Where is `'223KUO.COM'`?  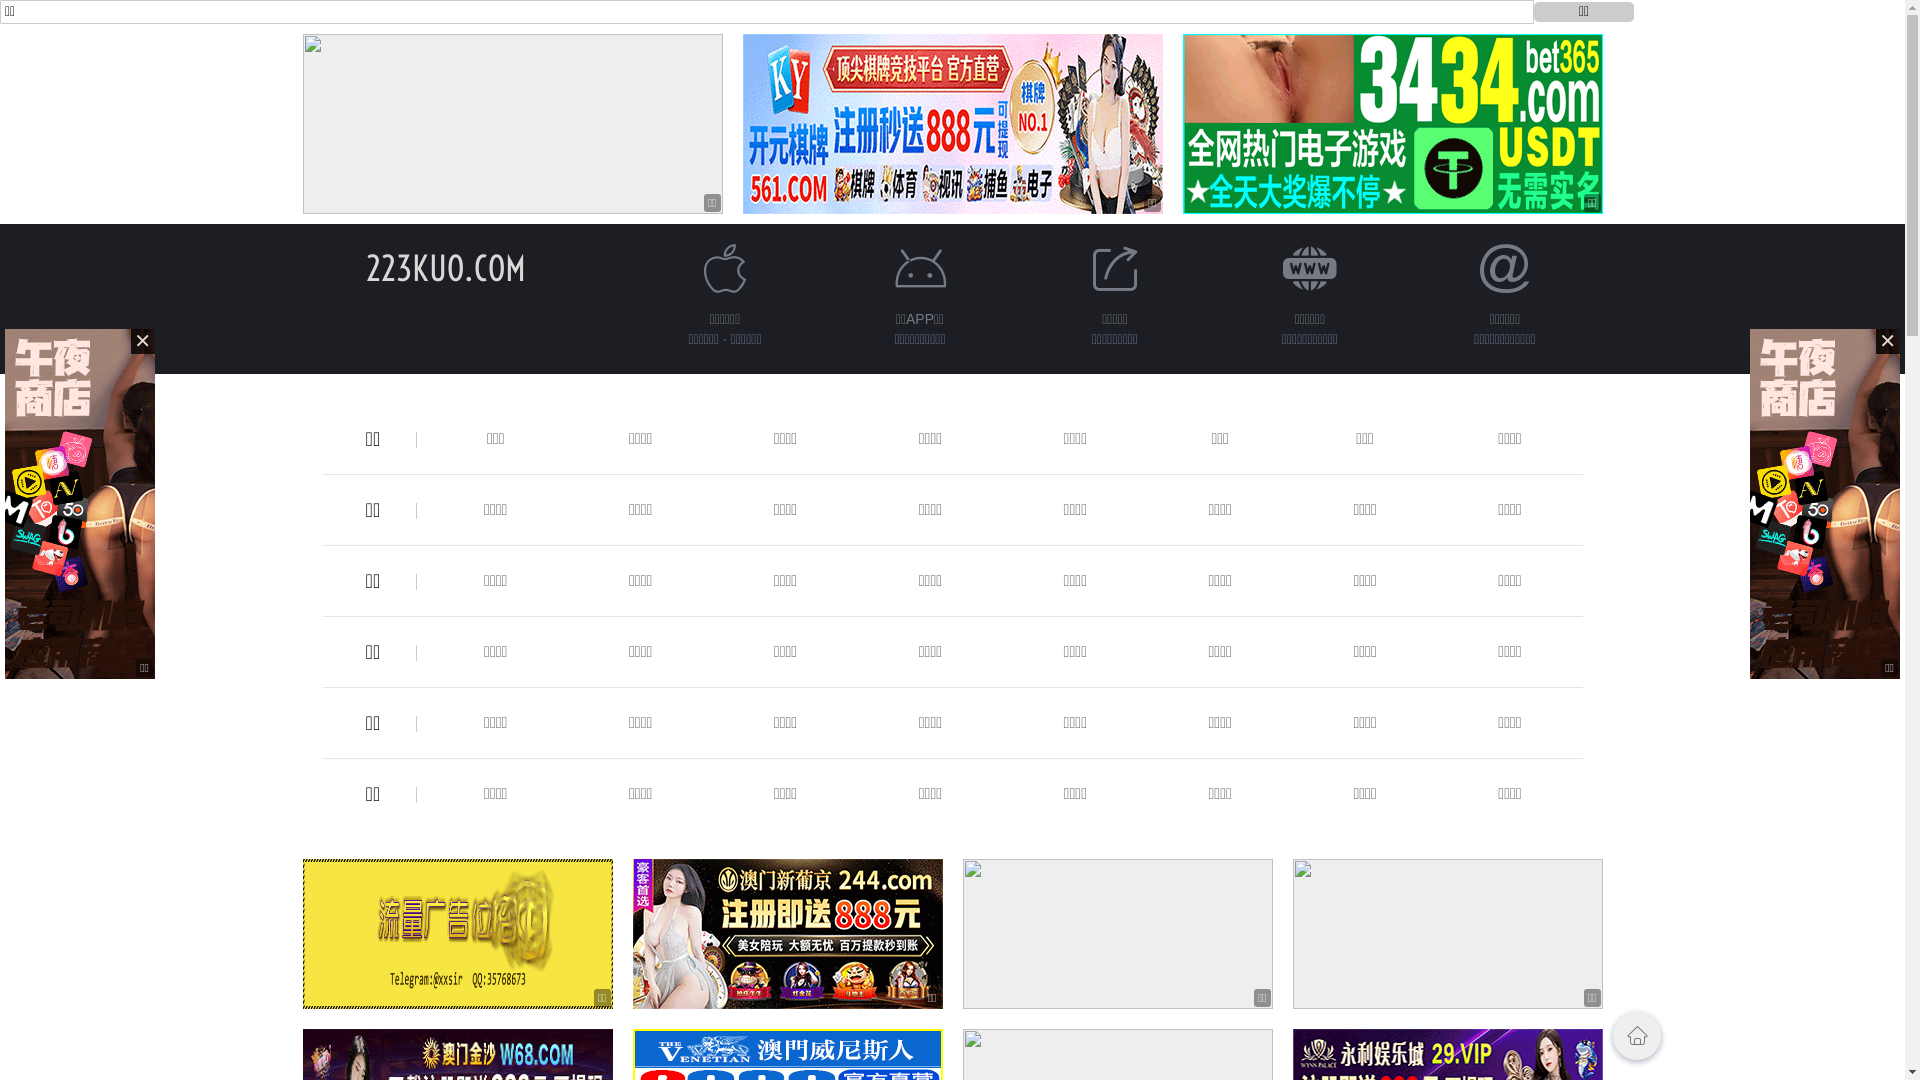
'223KUO.COM' is located at coordinates (445, 267).